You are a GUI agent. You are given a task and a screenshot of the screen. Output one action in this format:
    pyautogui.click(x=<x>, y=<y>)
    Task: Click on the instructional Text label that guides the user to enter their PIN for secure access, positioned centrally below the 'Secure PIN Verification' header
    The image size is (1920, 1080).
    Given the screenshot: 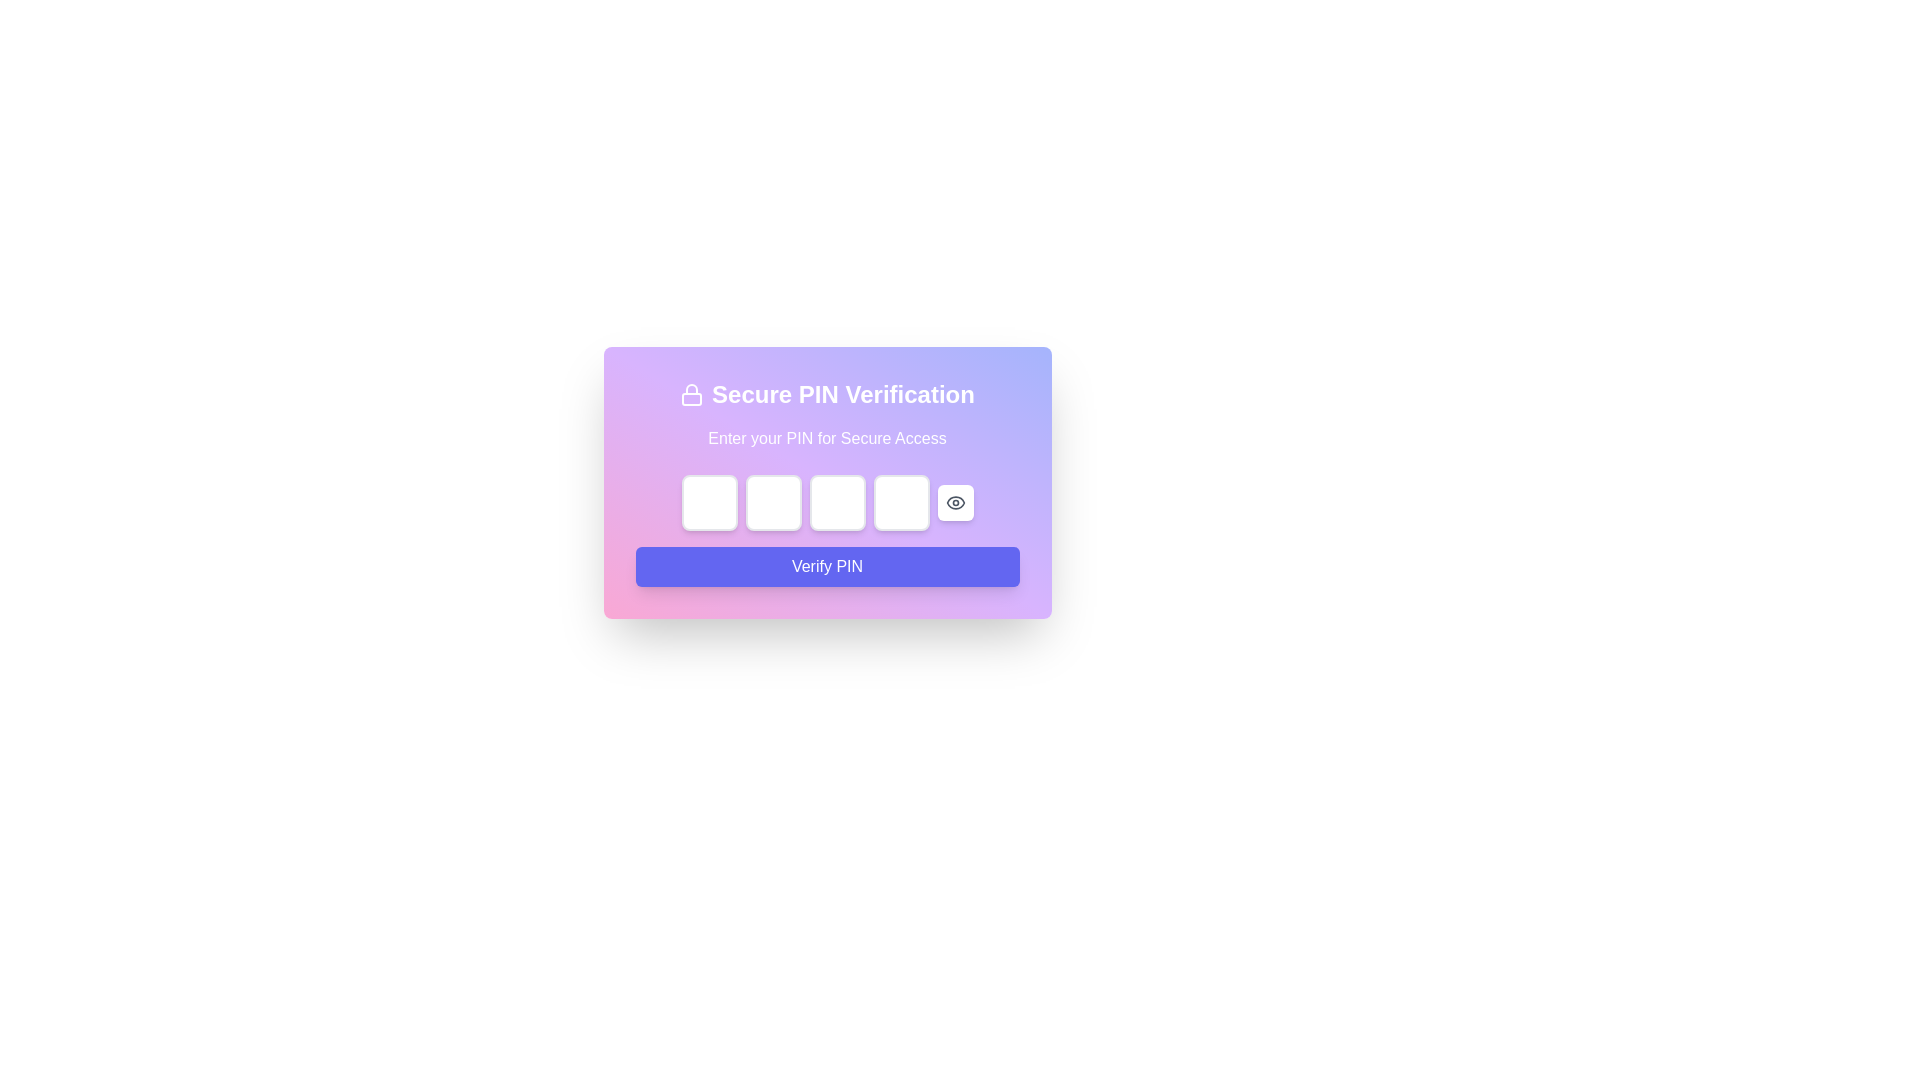 What is the action you would take?
    pyautogui.click(x=827, y=438)
    